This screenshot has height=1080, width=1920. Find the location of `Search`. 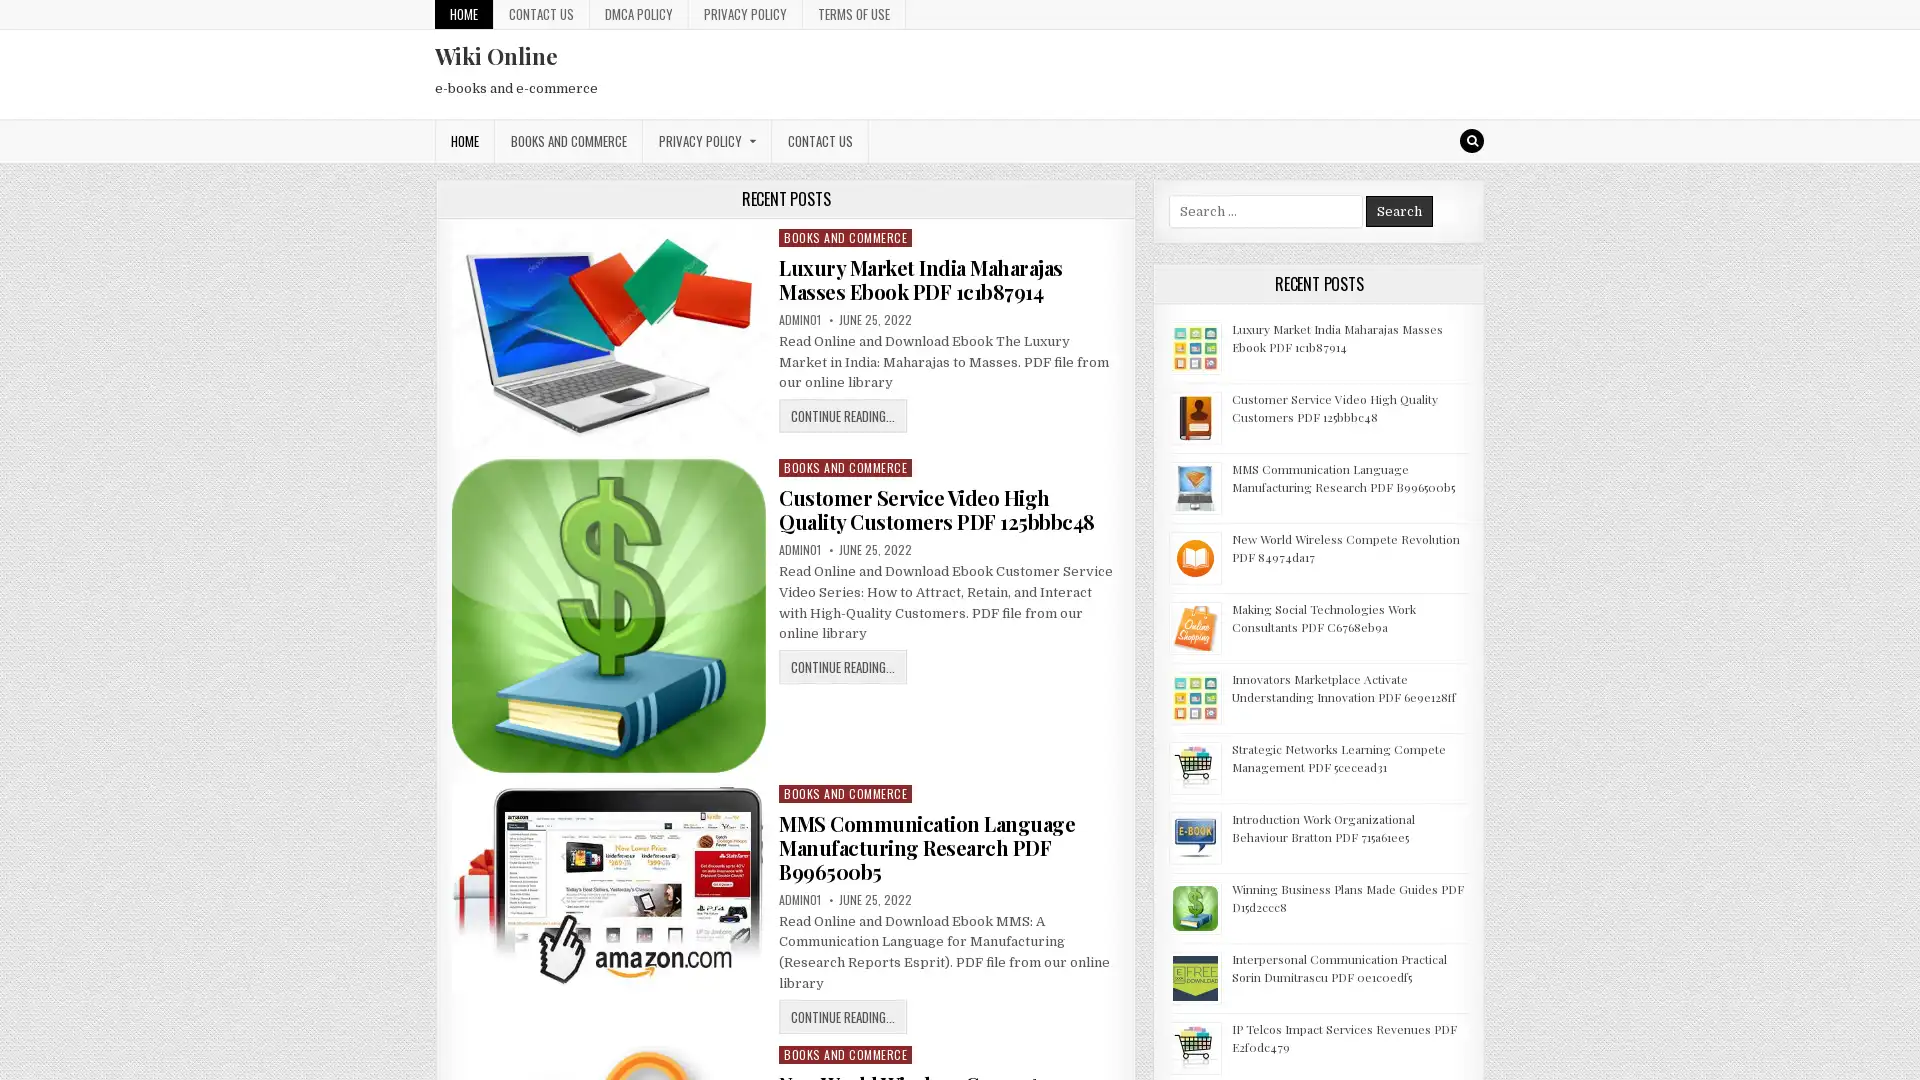

Search is located at coordinates (1398, 211).